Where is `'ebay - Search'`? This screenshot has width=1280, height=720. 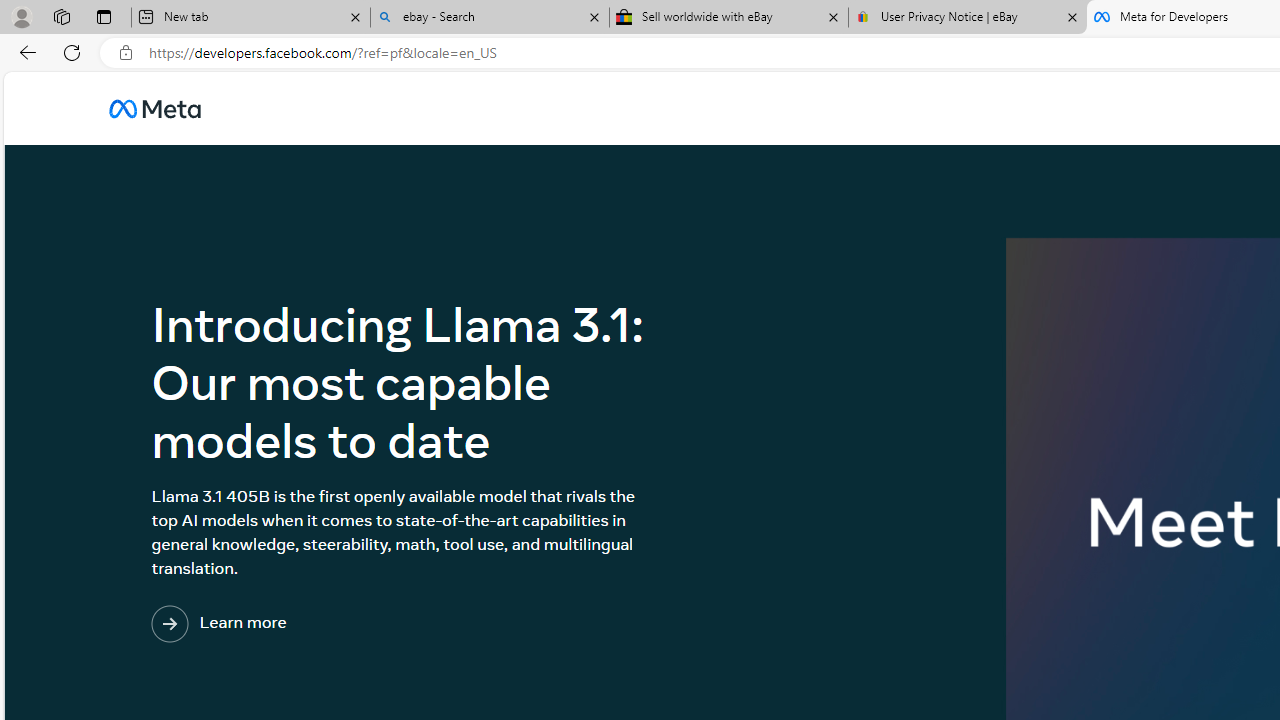
'ebay - Search' is located at coordinates (490, 17).